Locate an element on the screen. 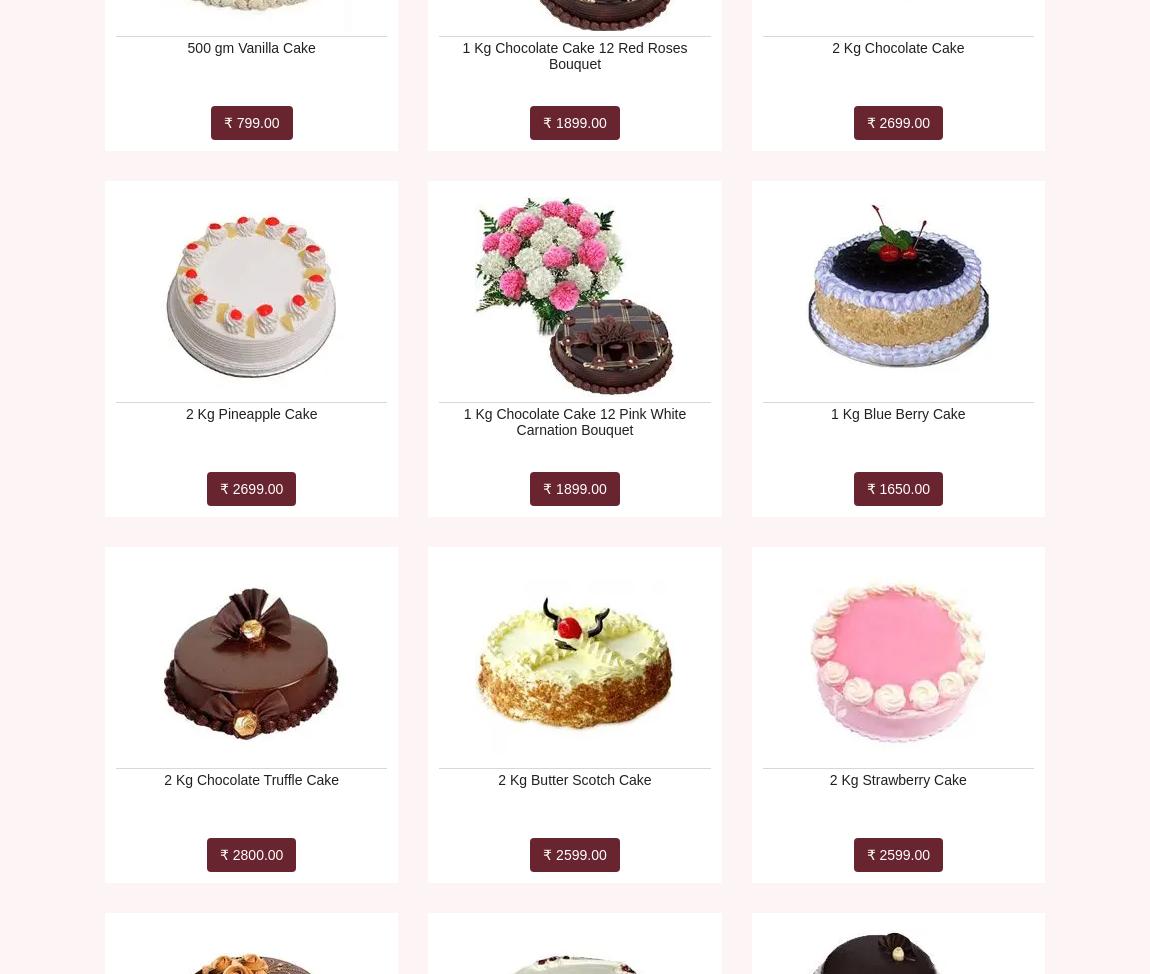  '2 Kg Strawberry Cake' is located at coordinates (897, 778).